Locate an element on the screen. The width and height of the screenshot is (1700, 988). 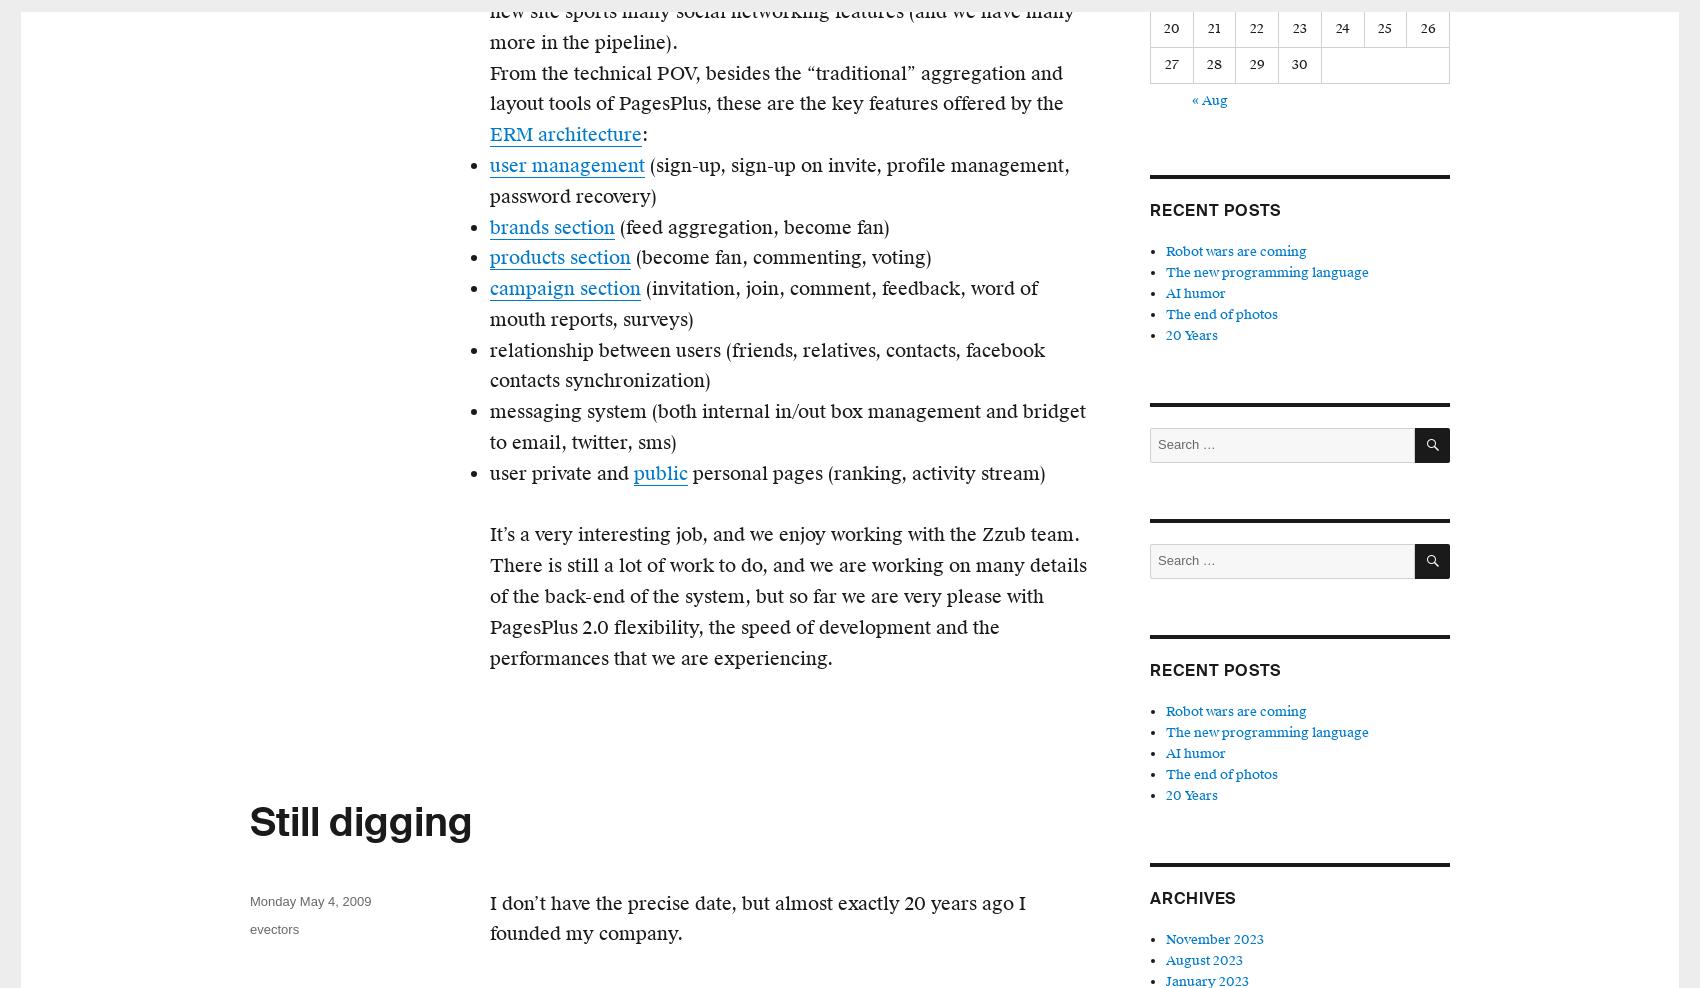
'evectors' is located at coordinates (274, 928).